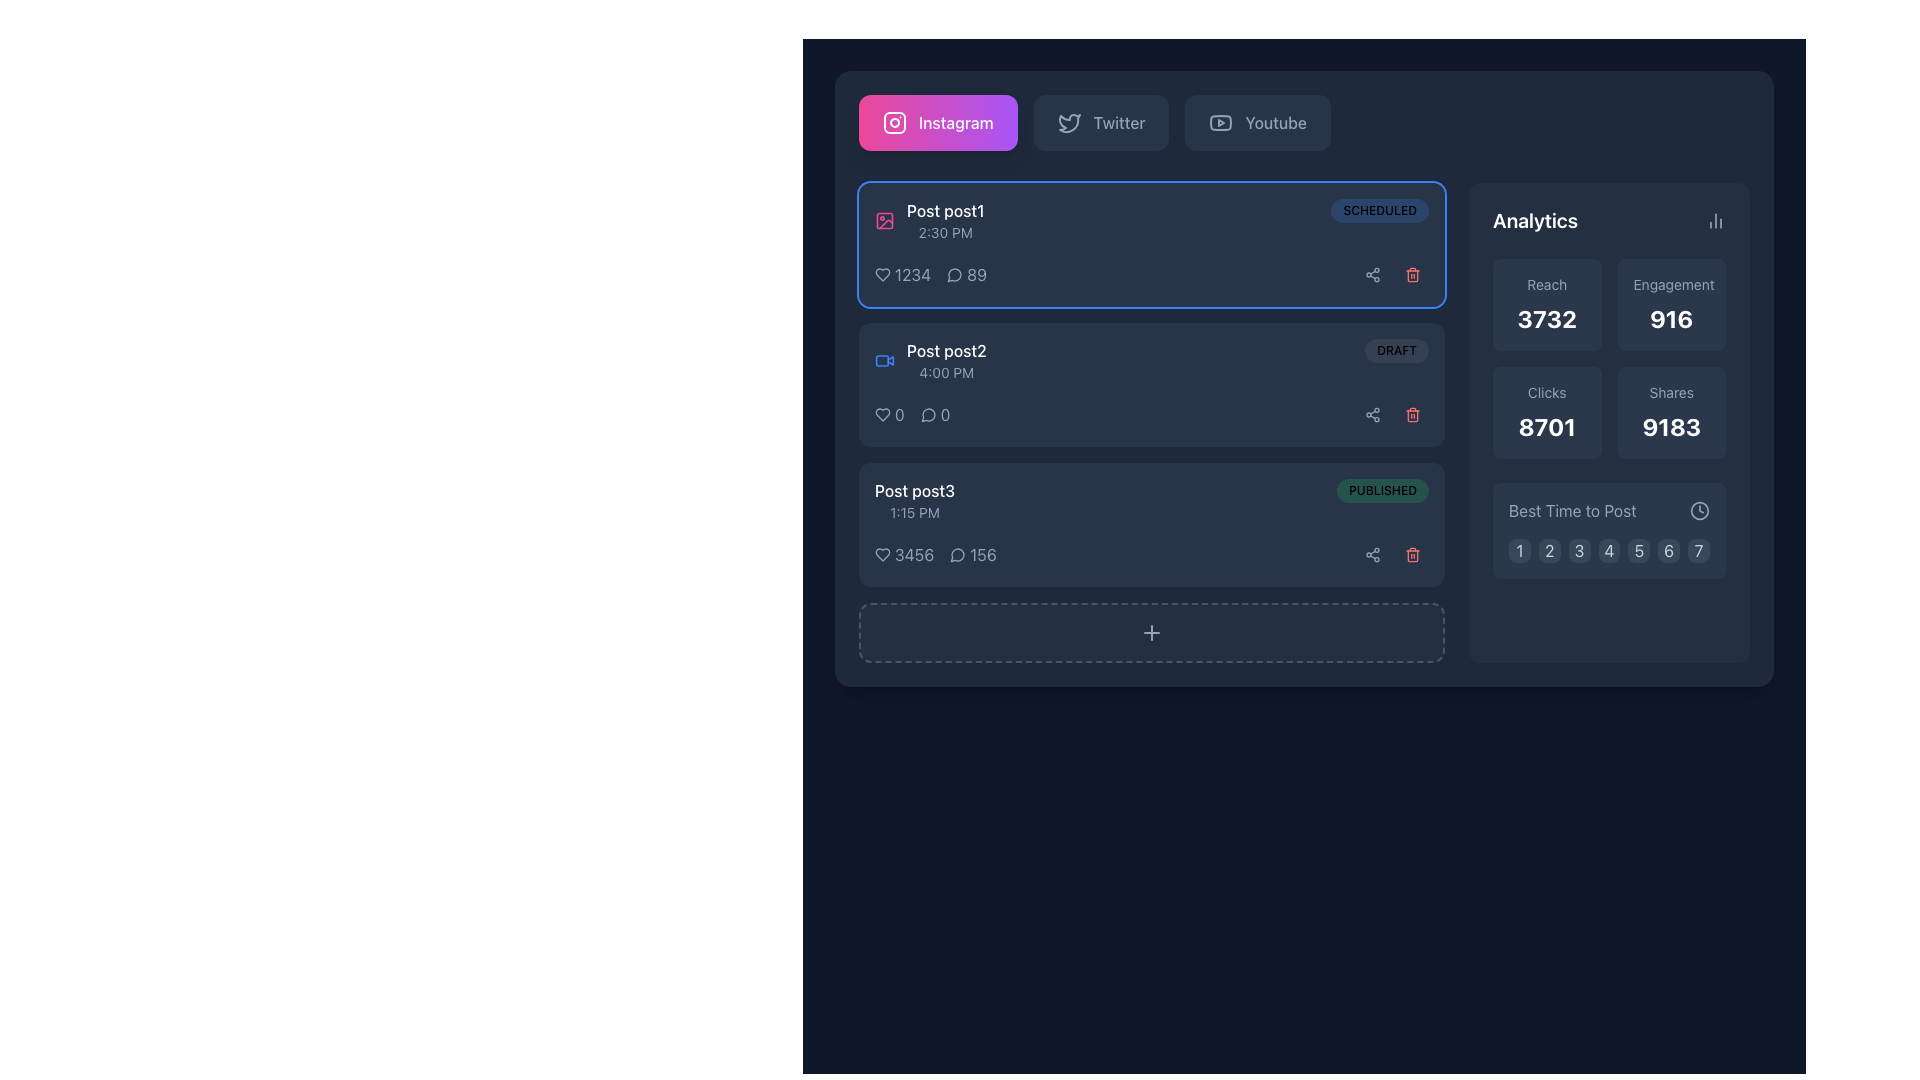  Describe the element at coordinates (1411, 414) in the screenshot. I see `the delete button icon, which is represented by a trash can design and is located at the far right of the 'Post post2' entry` at that location.